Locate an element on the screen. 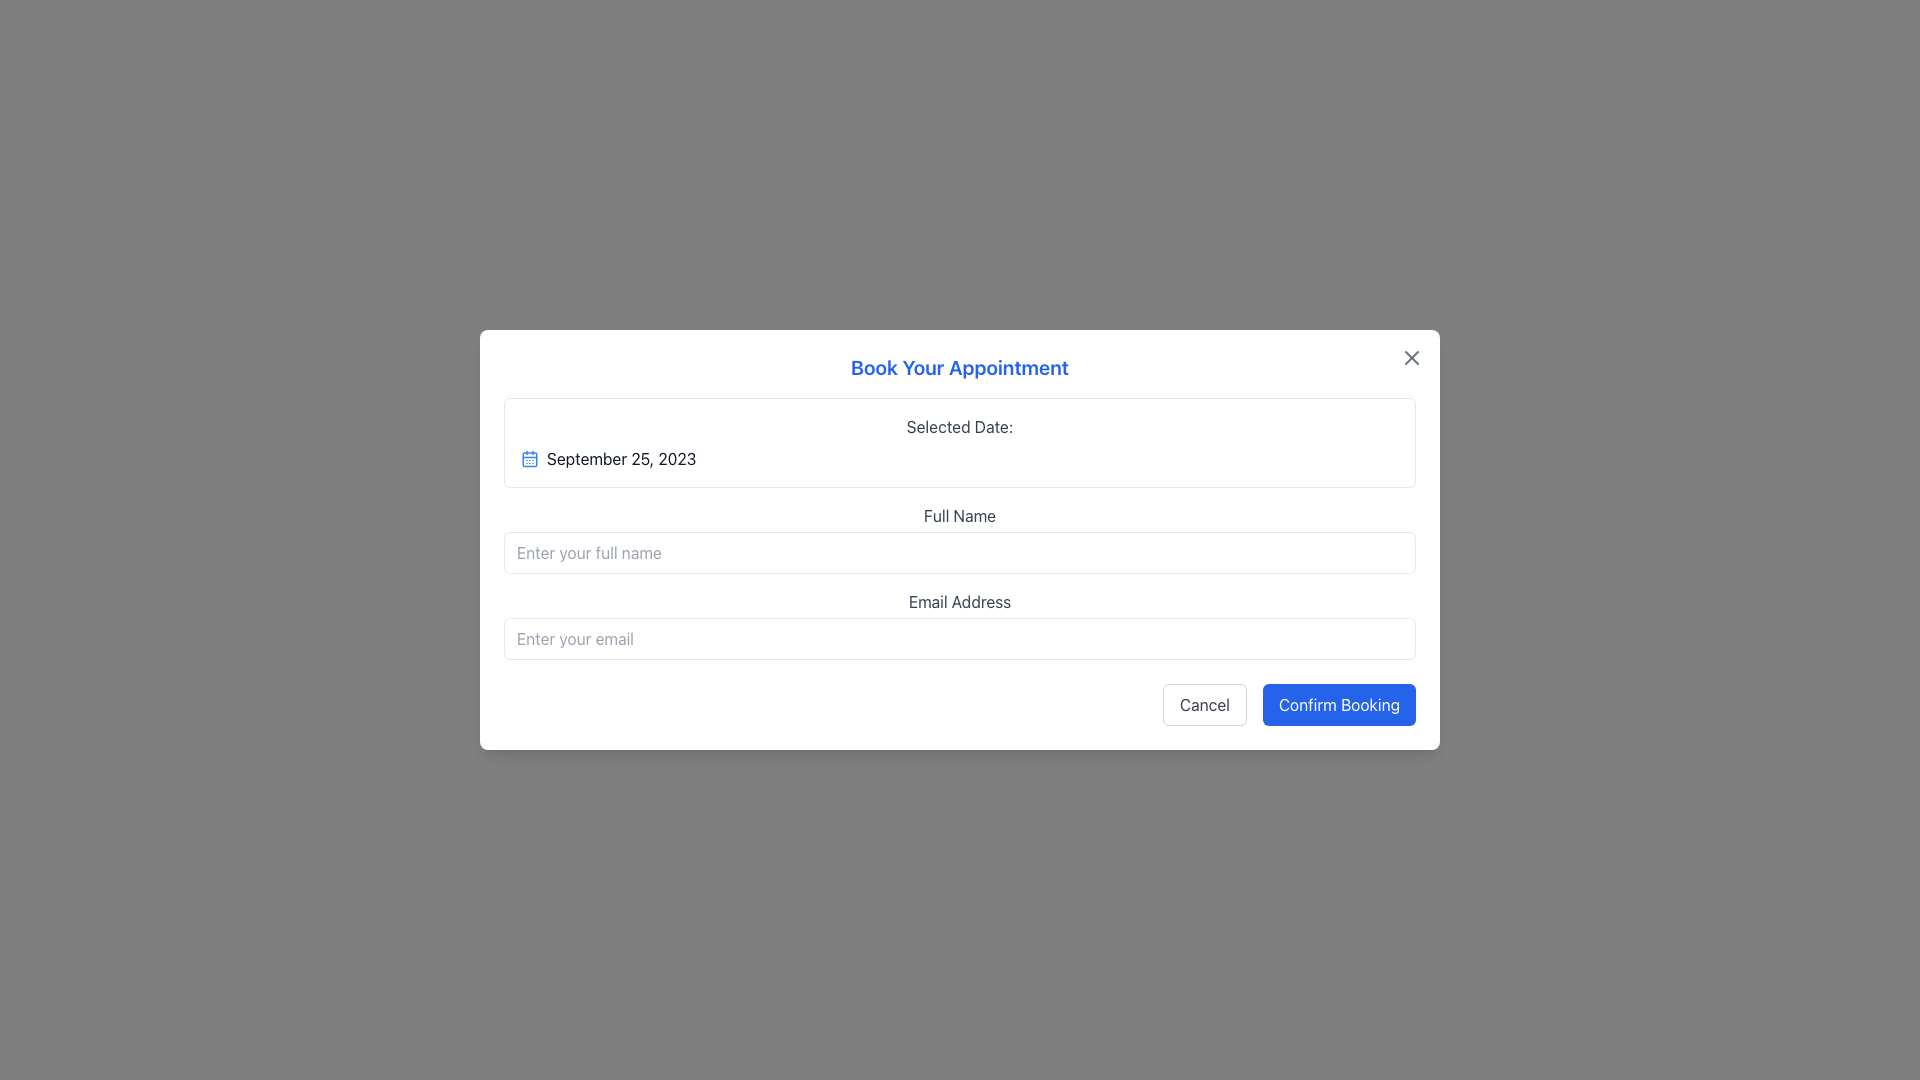 This screenshot has height=1080, width=1920. the 'X' shaped icon button located at the top-right corner of the dialog box to change its color from gray to red is located at coordinates (1410, 357).